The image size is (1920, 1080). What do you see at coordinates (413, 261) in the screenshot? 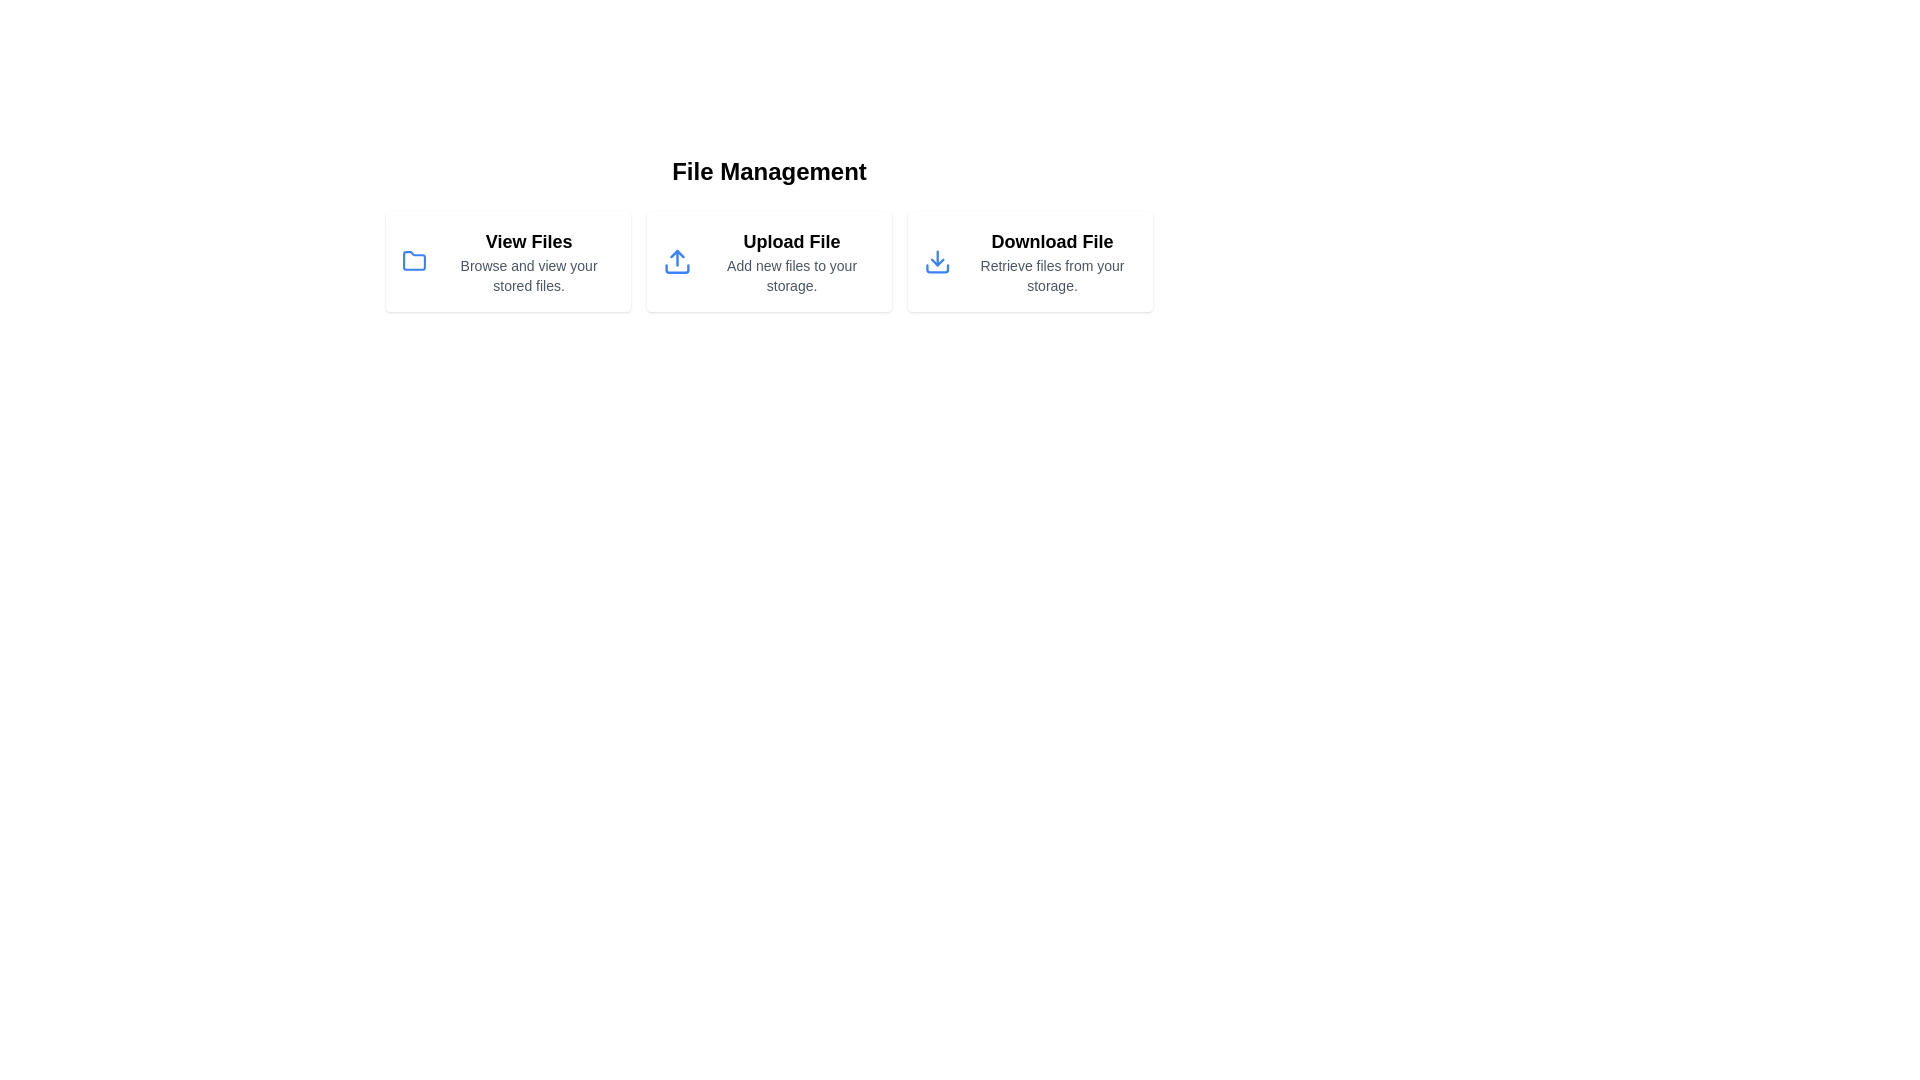
I see `the folder icon located in the 'View Files' section, which is the leftmost box in a set of three boxes for file management, preceding the title and subtitle texts` at bounding box center [413, 261].